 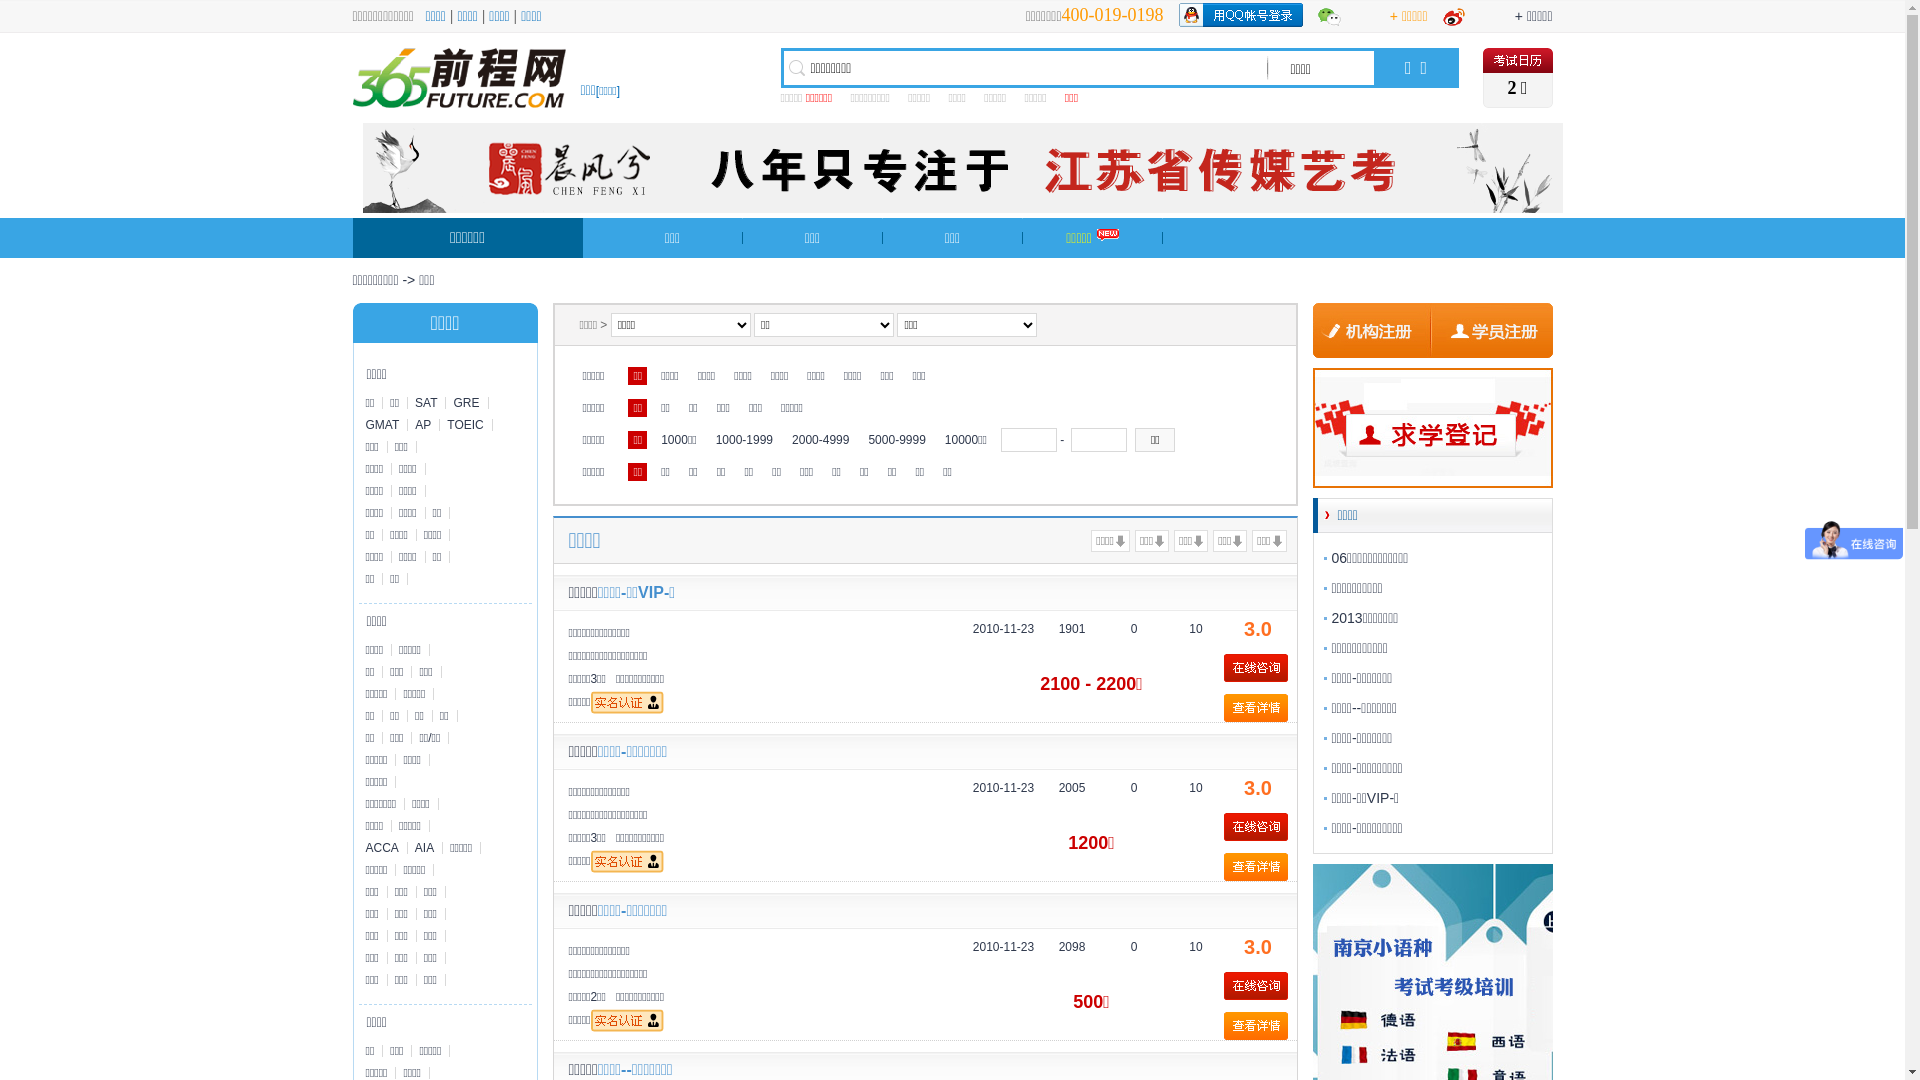 I want to click on 'AP', so click(x=422, y=423).